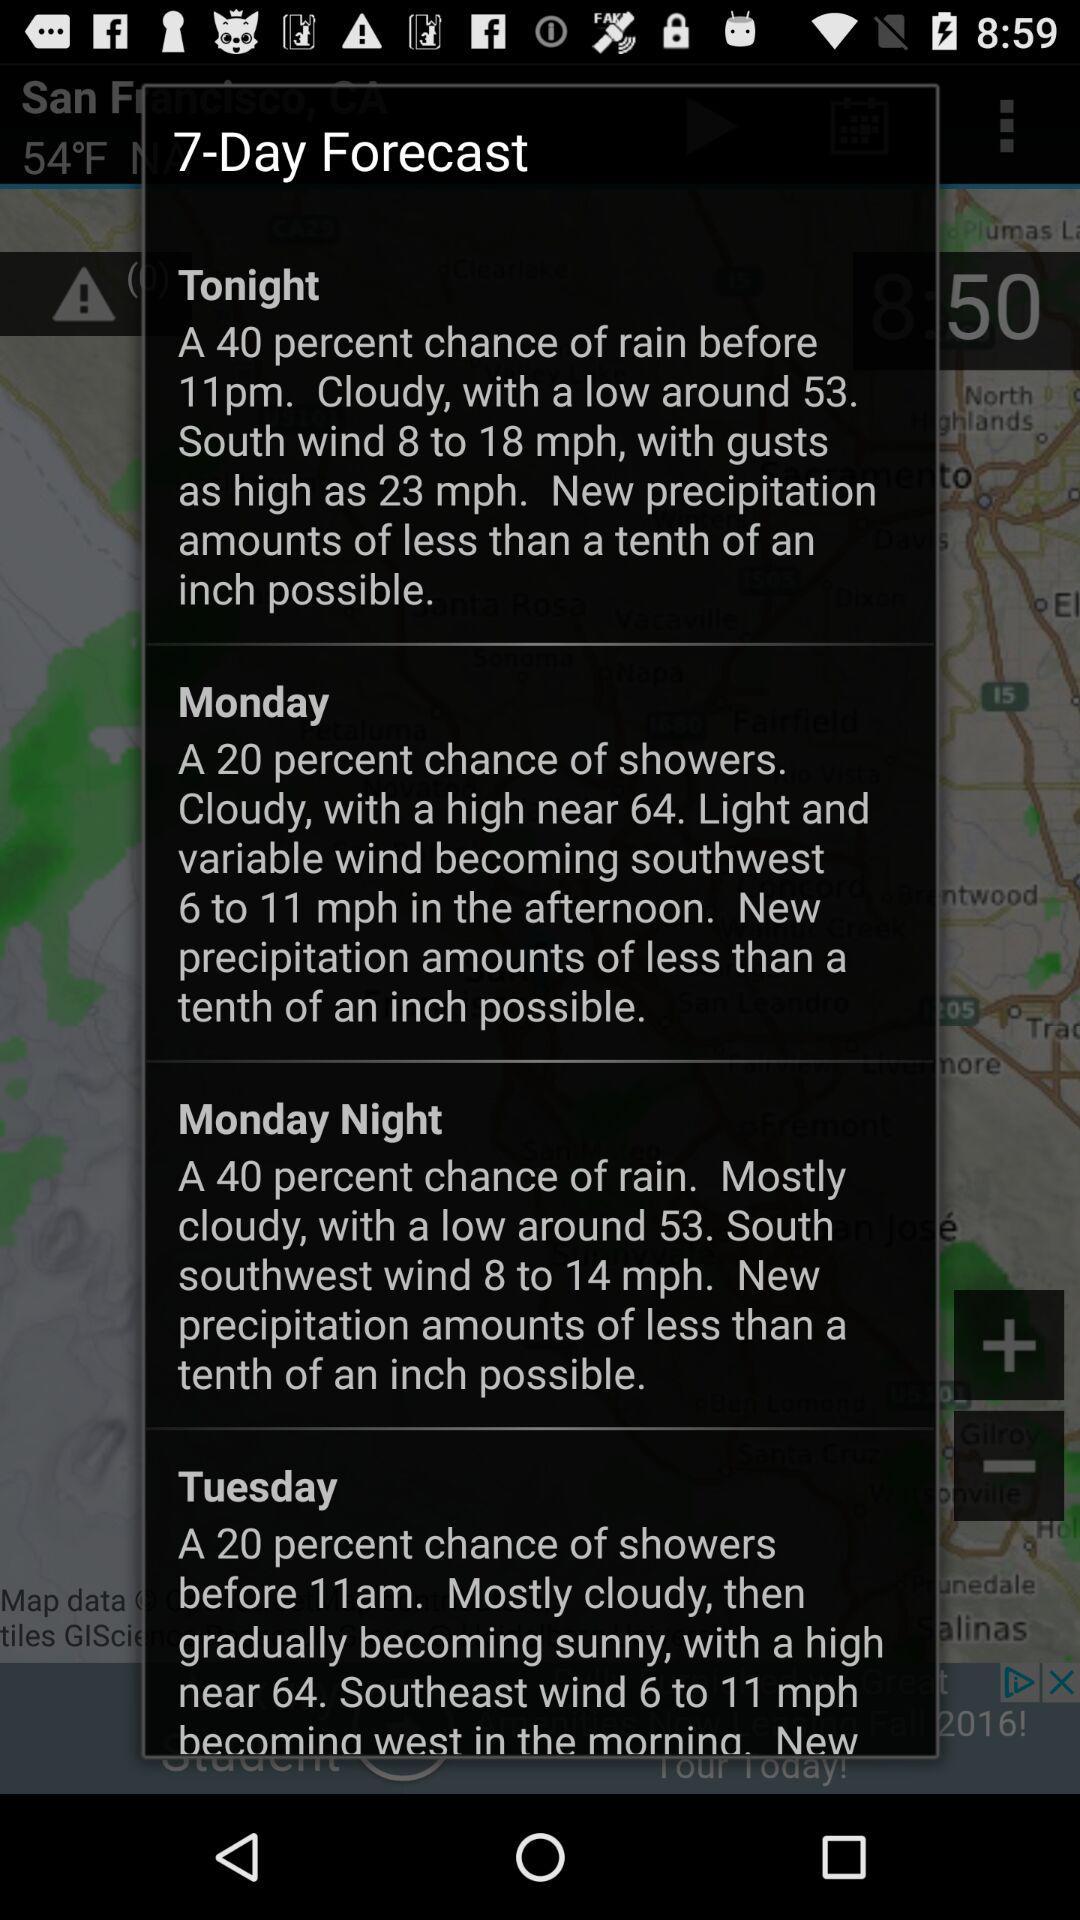 This screenshot has height=1920, width=1080. Describe the element at coordinates (256, 1484) in the screenshot. I see `app at the bottom left corner` at that location.